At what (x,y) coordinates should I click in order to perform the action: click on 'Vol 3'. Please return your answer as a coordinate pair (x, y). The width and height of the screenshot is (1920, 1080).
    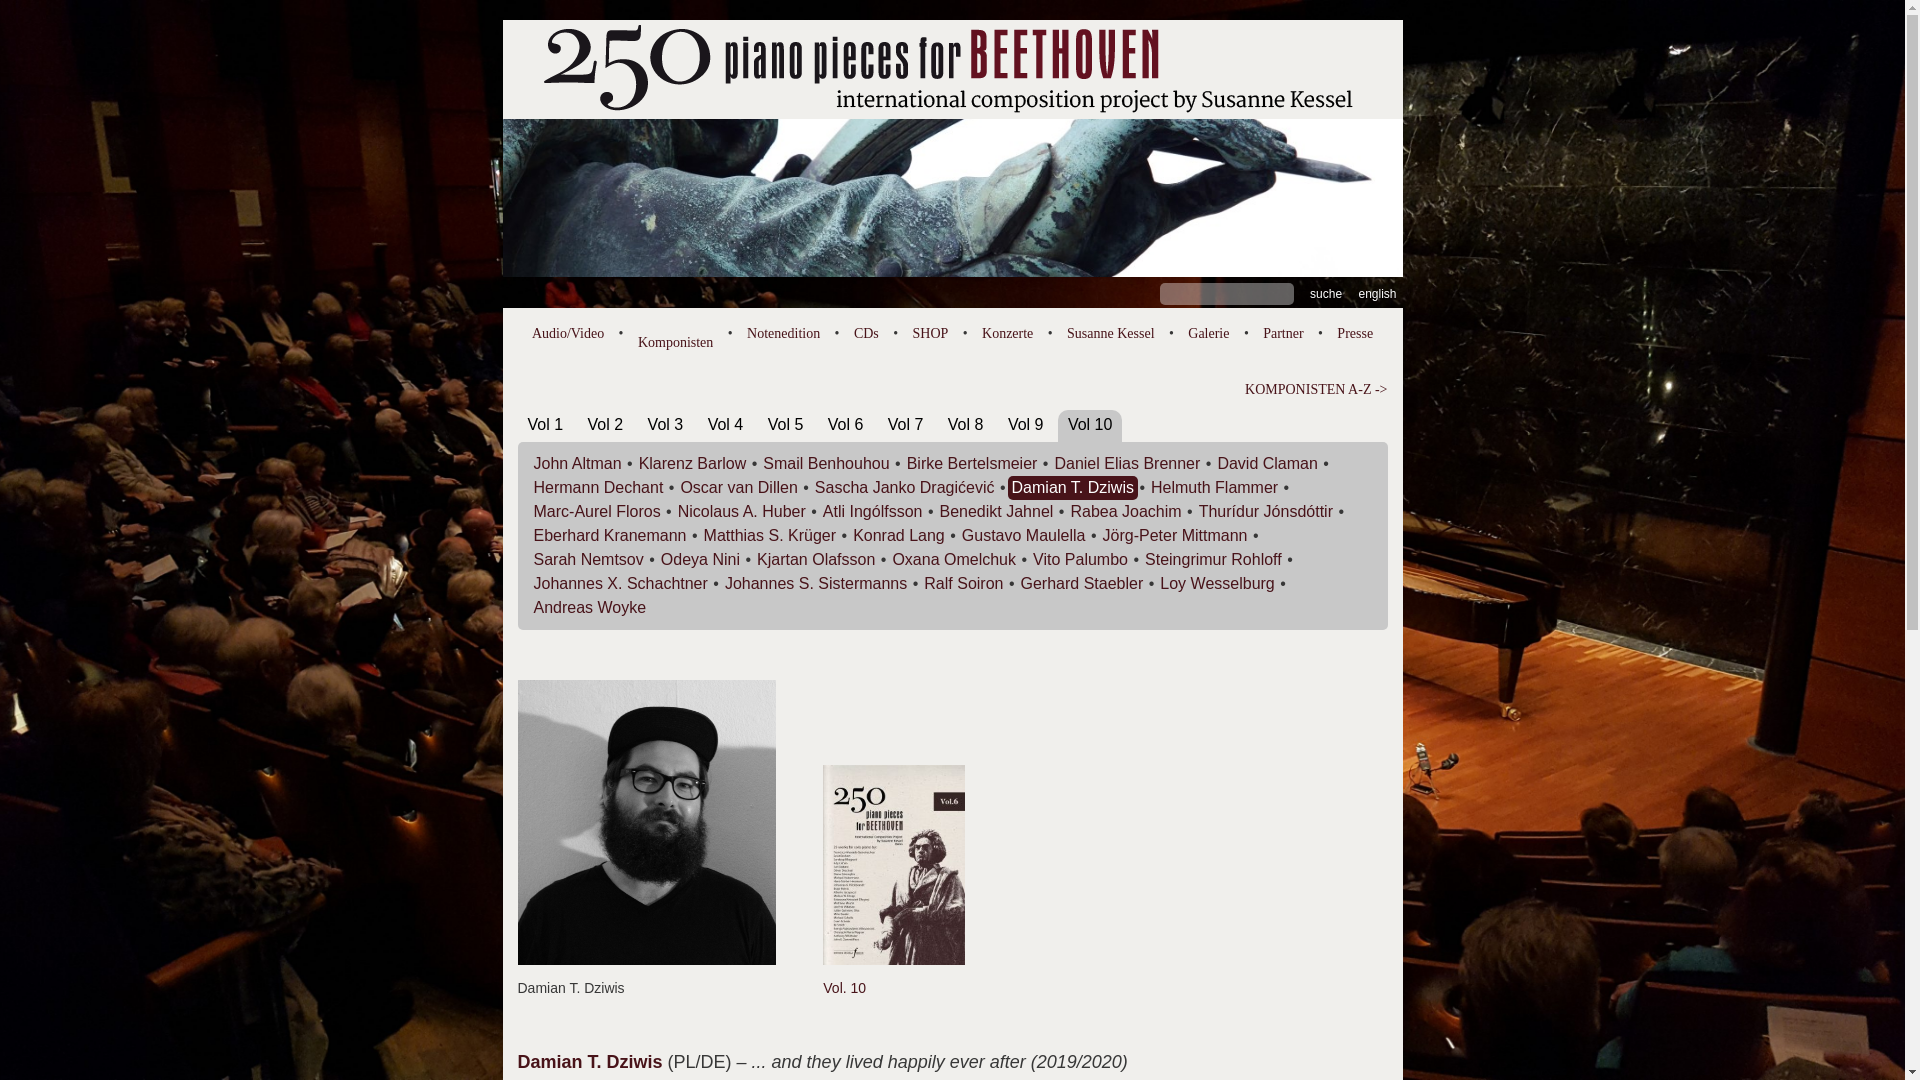
    Looking at the image, I should click on (666, 423).